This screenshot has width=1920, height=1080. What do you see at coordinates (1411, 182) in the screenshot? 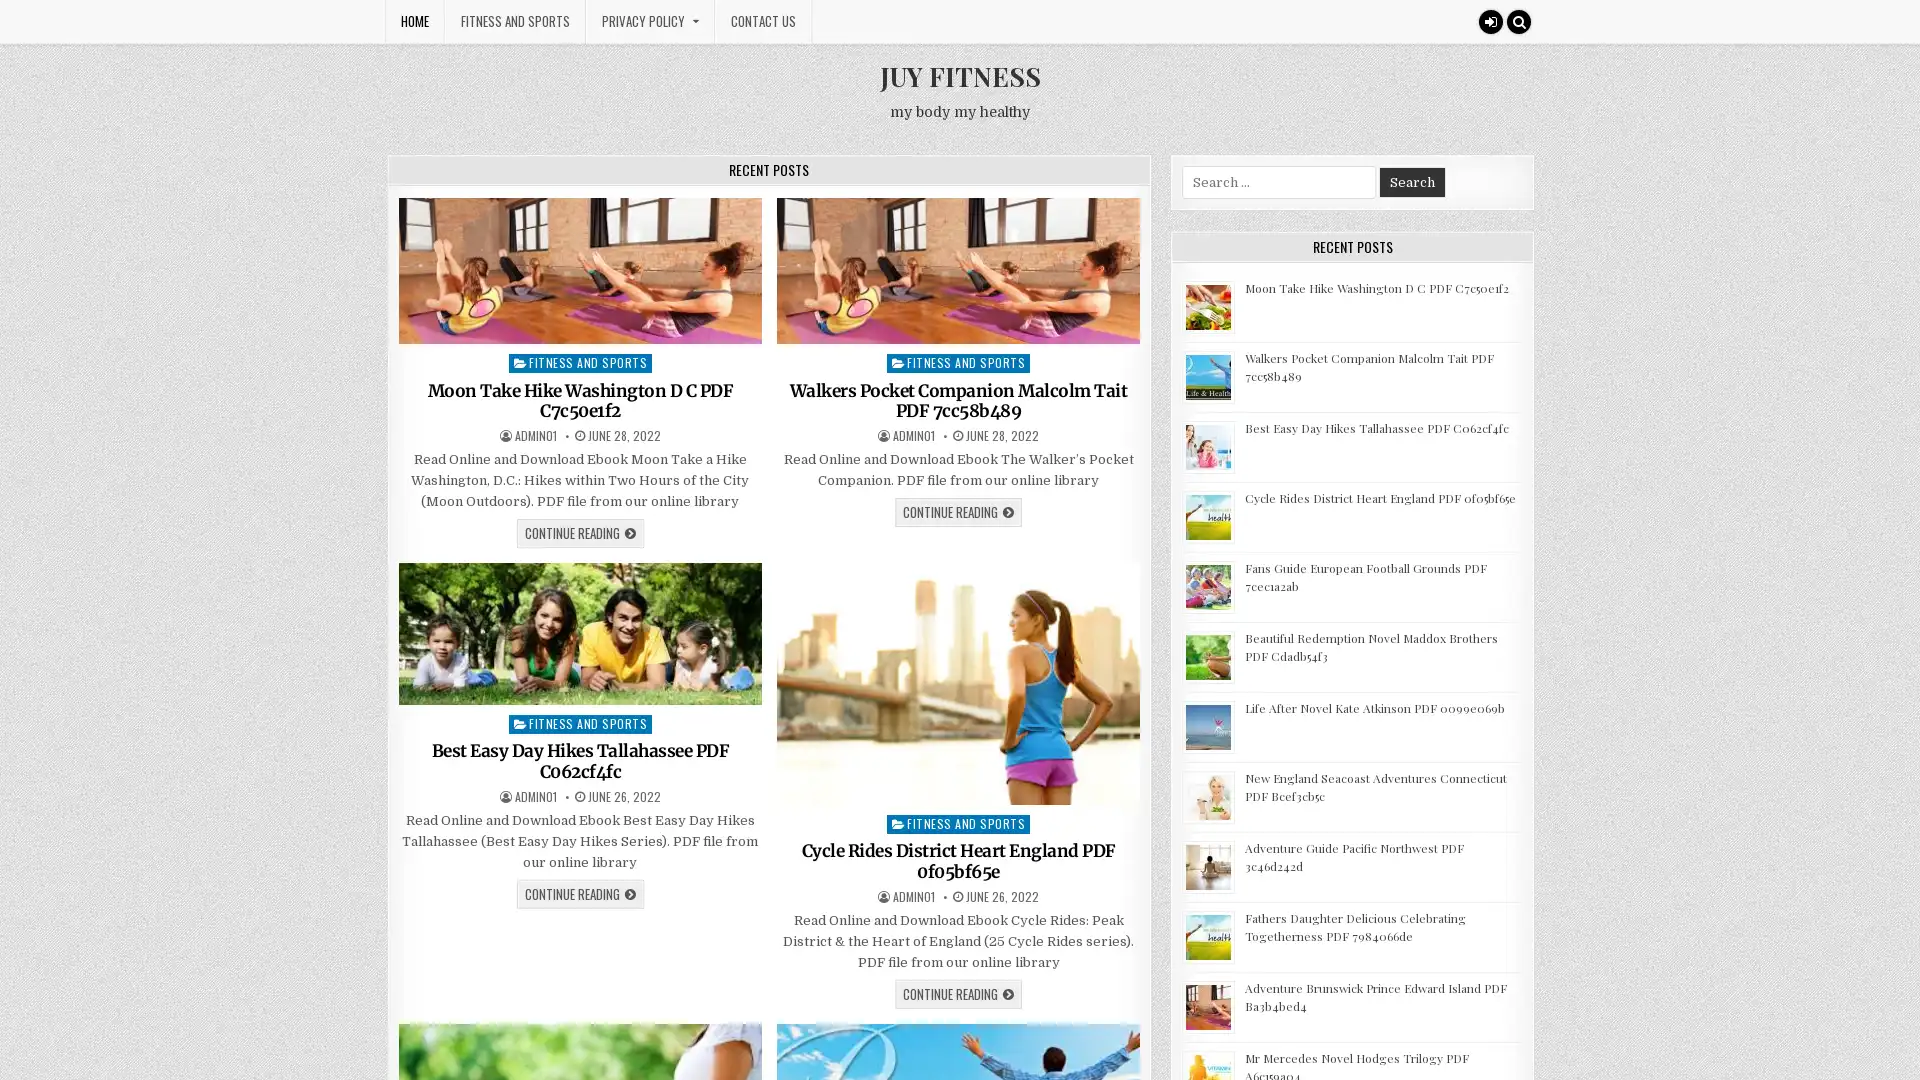
I see `Search` at bounding box center [1411, 182].